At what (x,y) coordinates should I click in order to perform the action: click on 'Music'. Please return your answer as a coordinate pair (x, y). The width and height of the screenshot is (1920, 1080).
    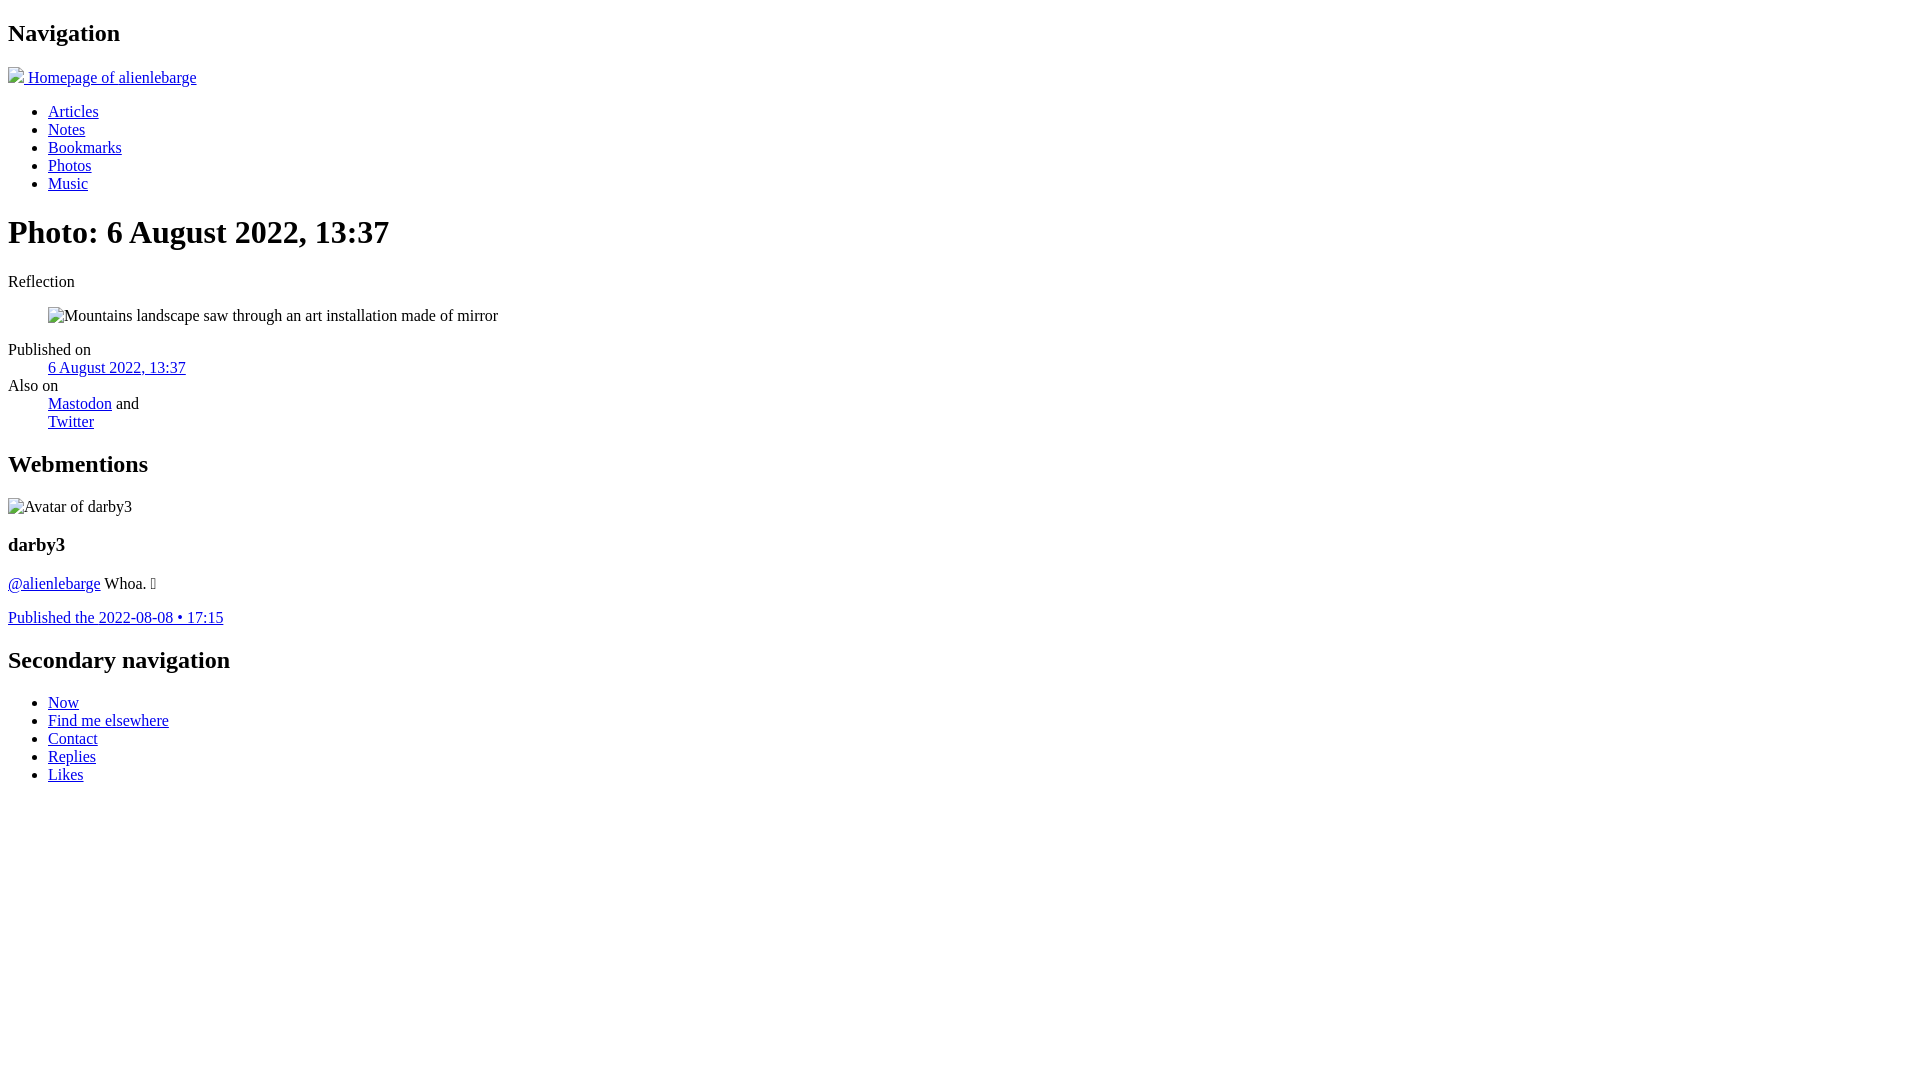
    Looking at the image, I should click on (67, 183).